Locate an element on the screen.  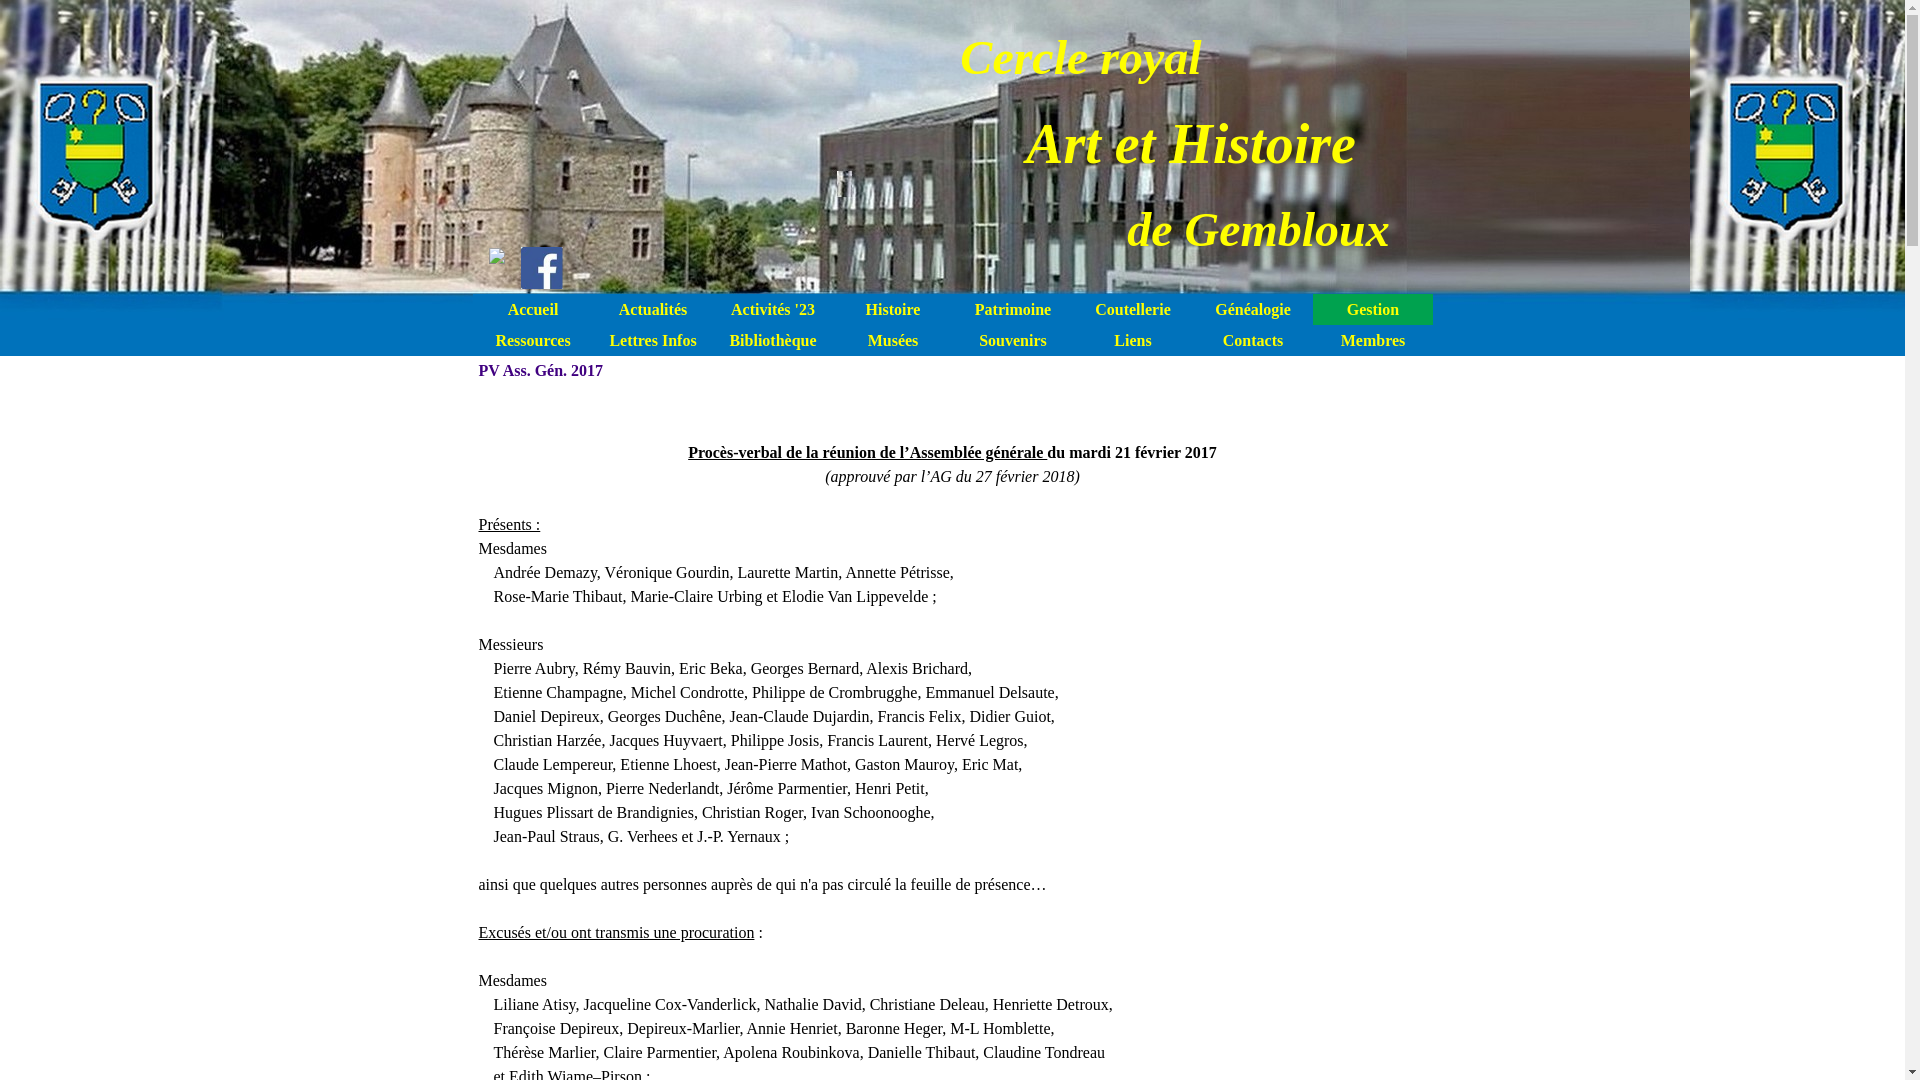
'Contacts' is located at coordinates (1195, 339).